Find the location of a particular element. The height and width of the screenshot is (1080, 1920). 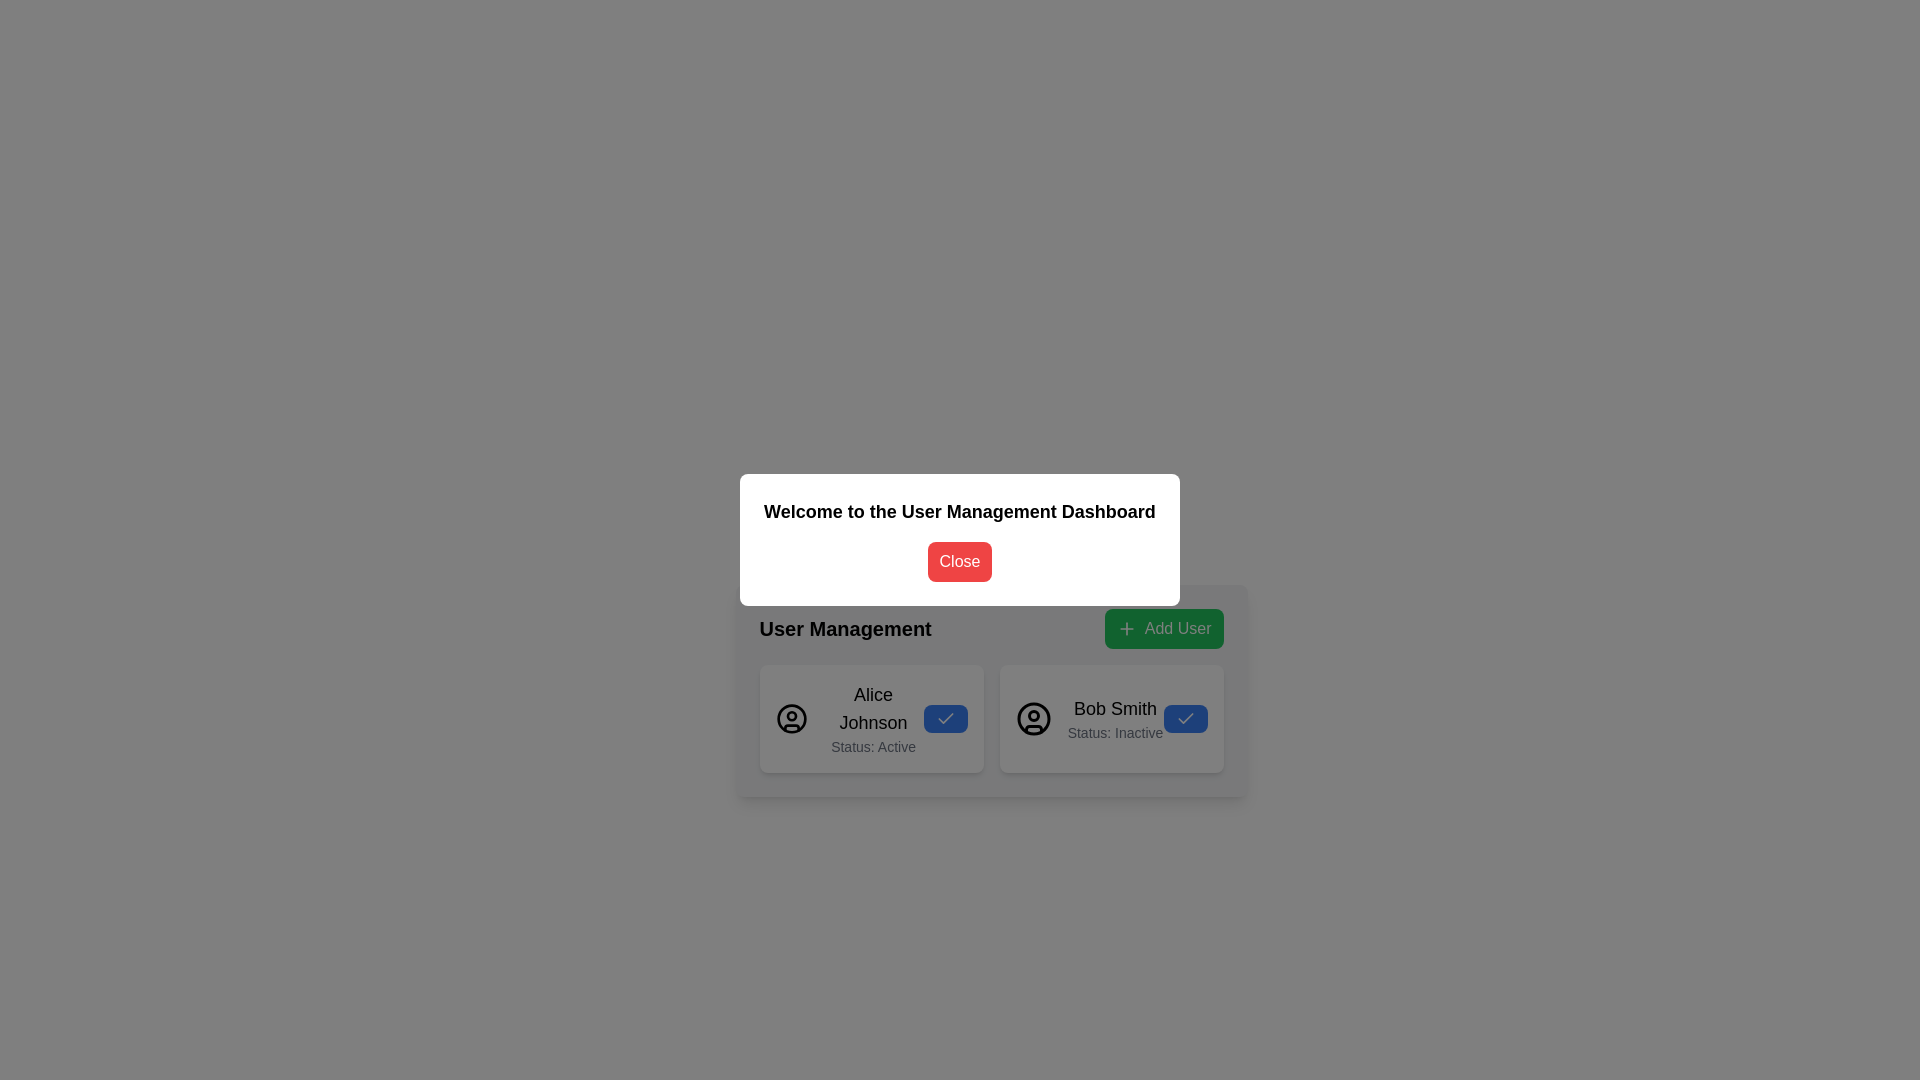

the User Card with Action Button, which is the second card in the User Management section is located at coordinates (1110, 717).